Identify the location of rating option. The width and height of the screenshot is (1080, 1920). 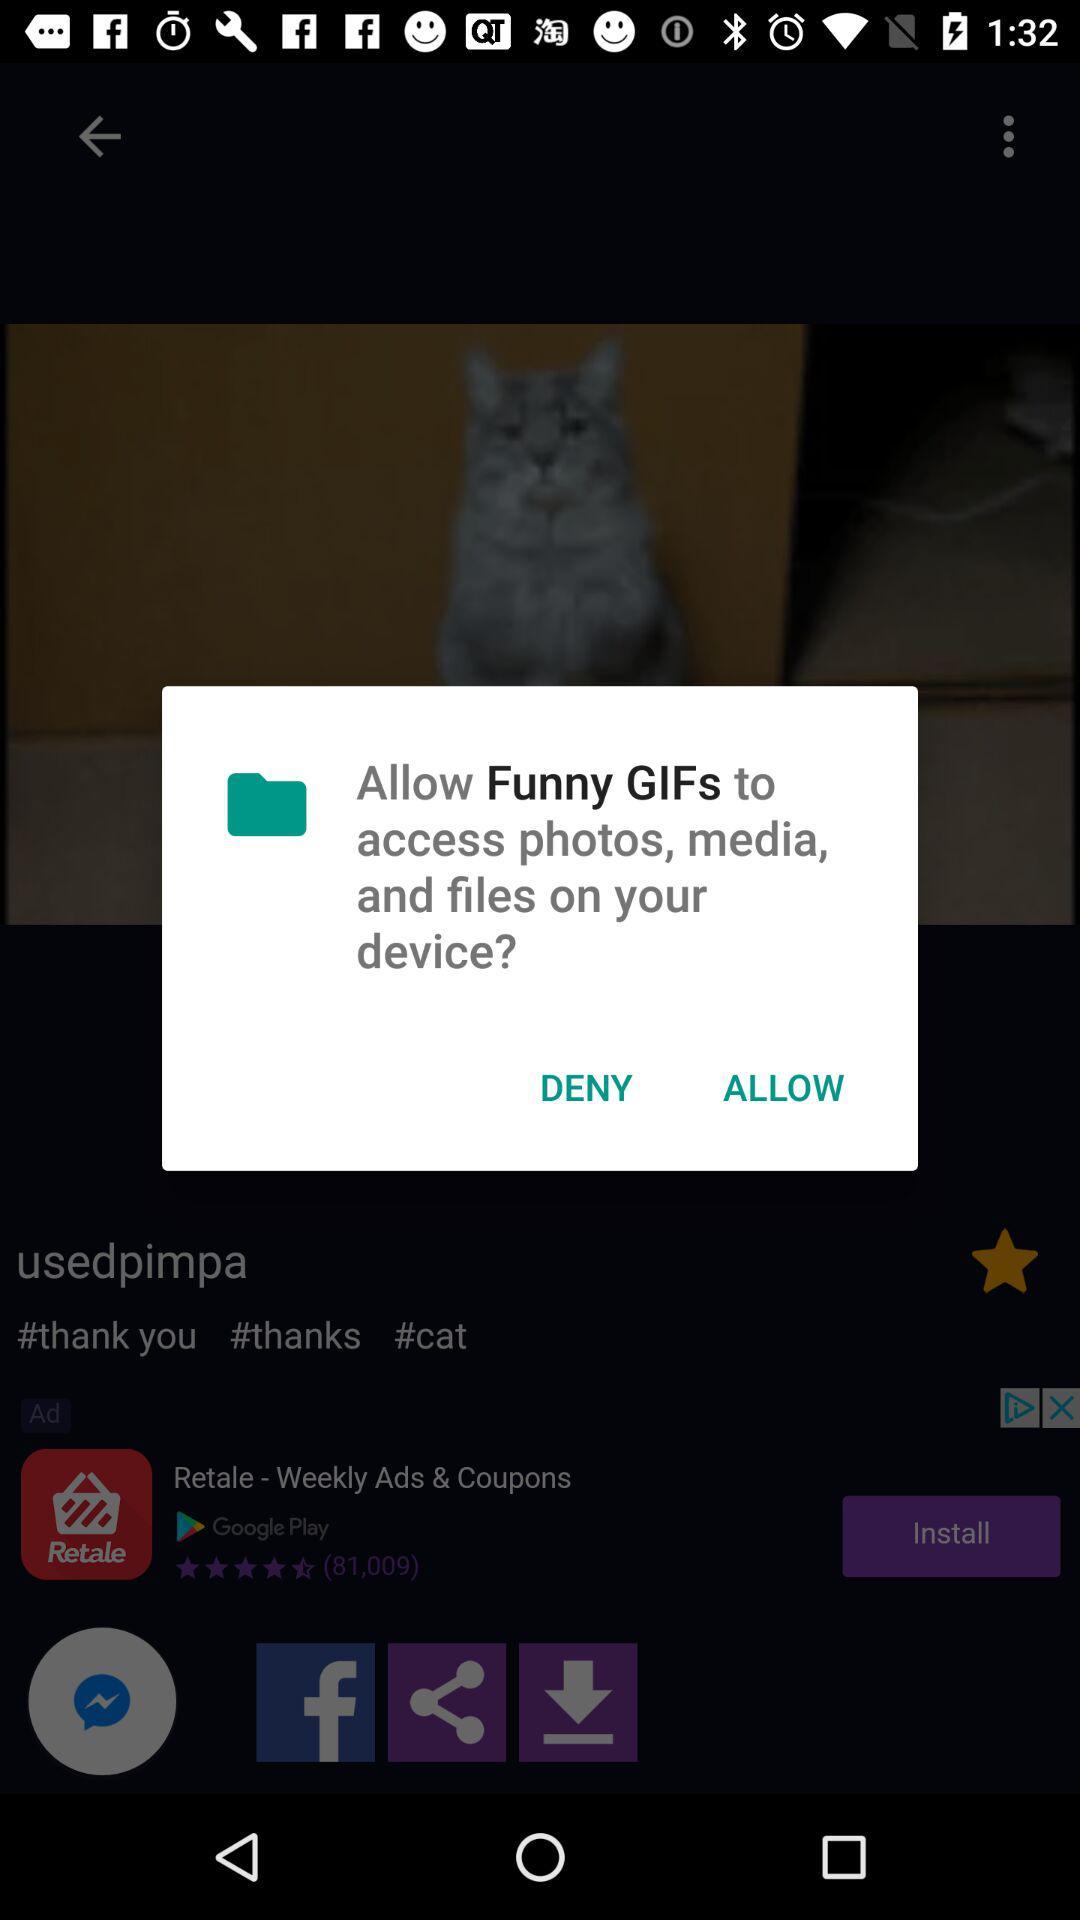
(1005, 1259).